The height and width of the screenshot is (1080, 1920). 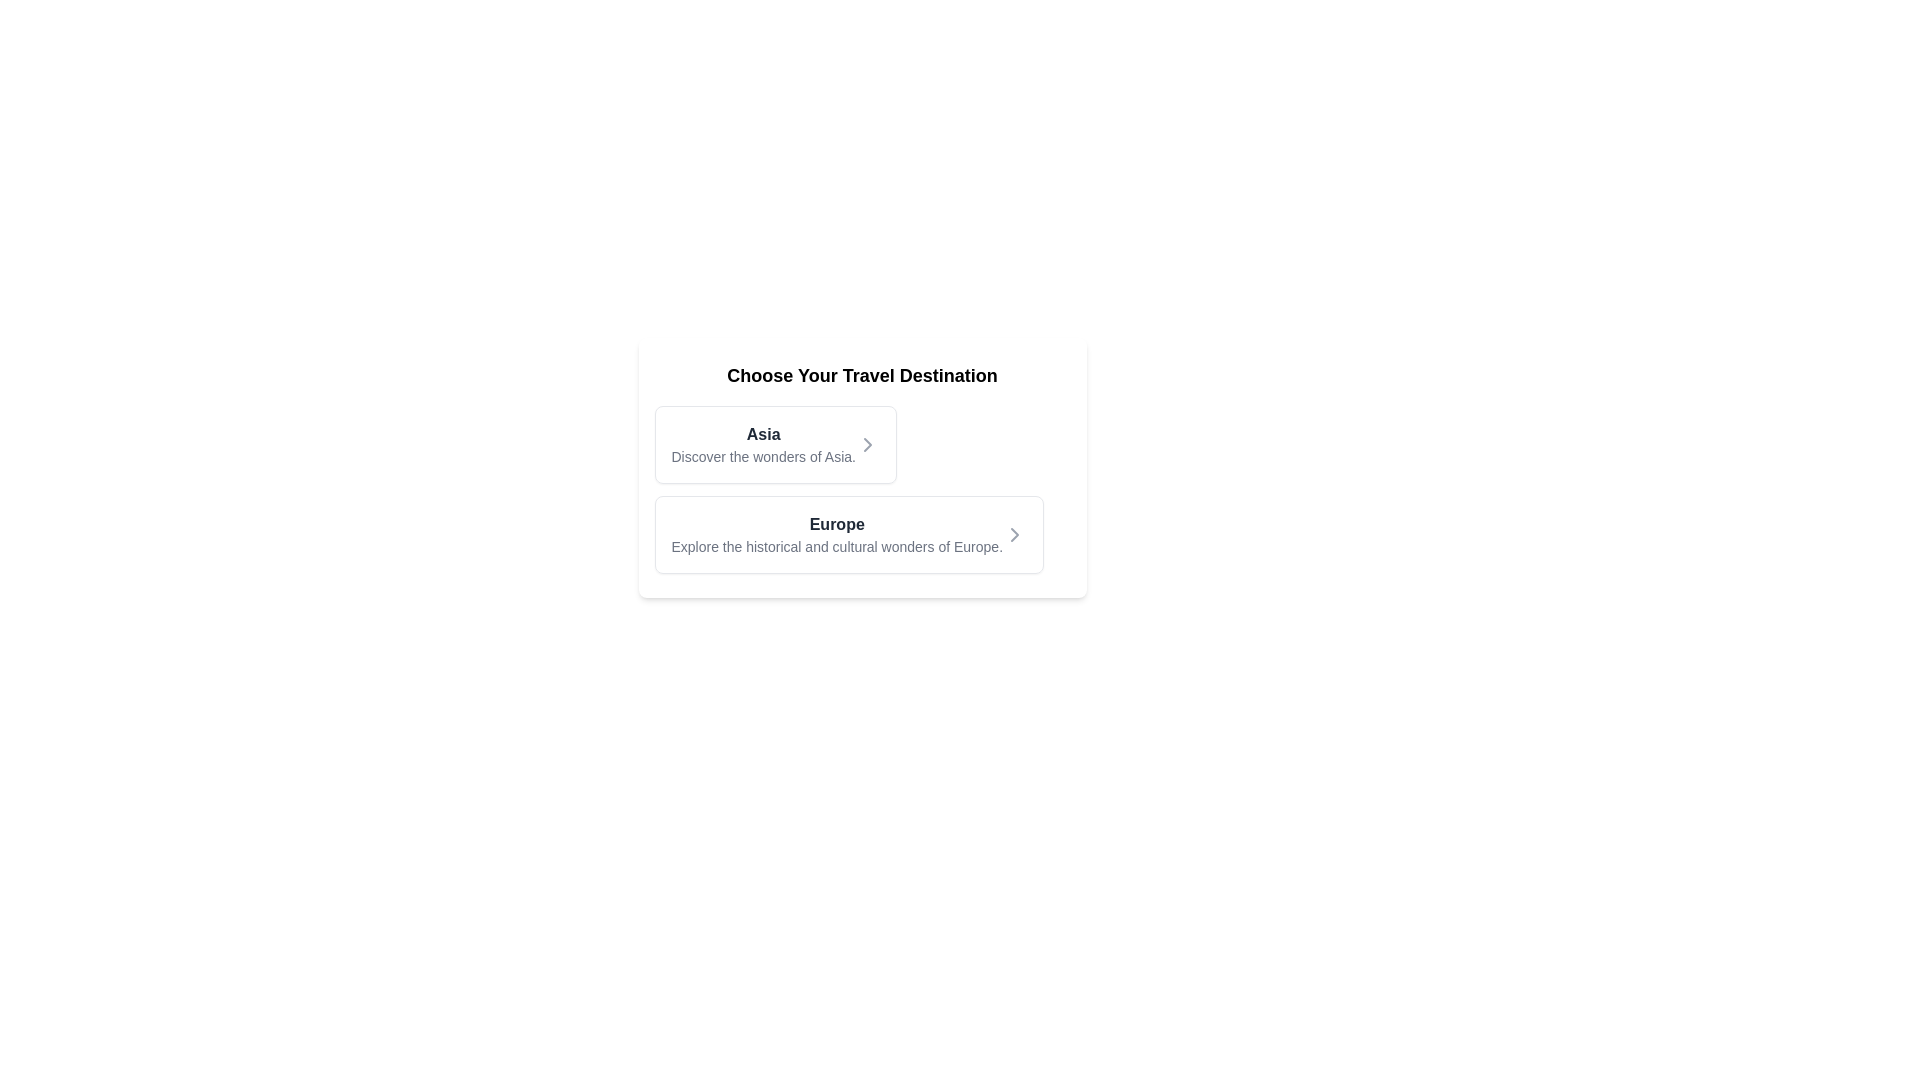 What do you see at coordinates (836, 547) in the screenshot?
I see `the text label providing supplementary information about the 'Europe' section for copying, located directly below the 'Europe' header in the main card area` at bounding box center [836, 547].